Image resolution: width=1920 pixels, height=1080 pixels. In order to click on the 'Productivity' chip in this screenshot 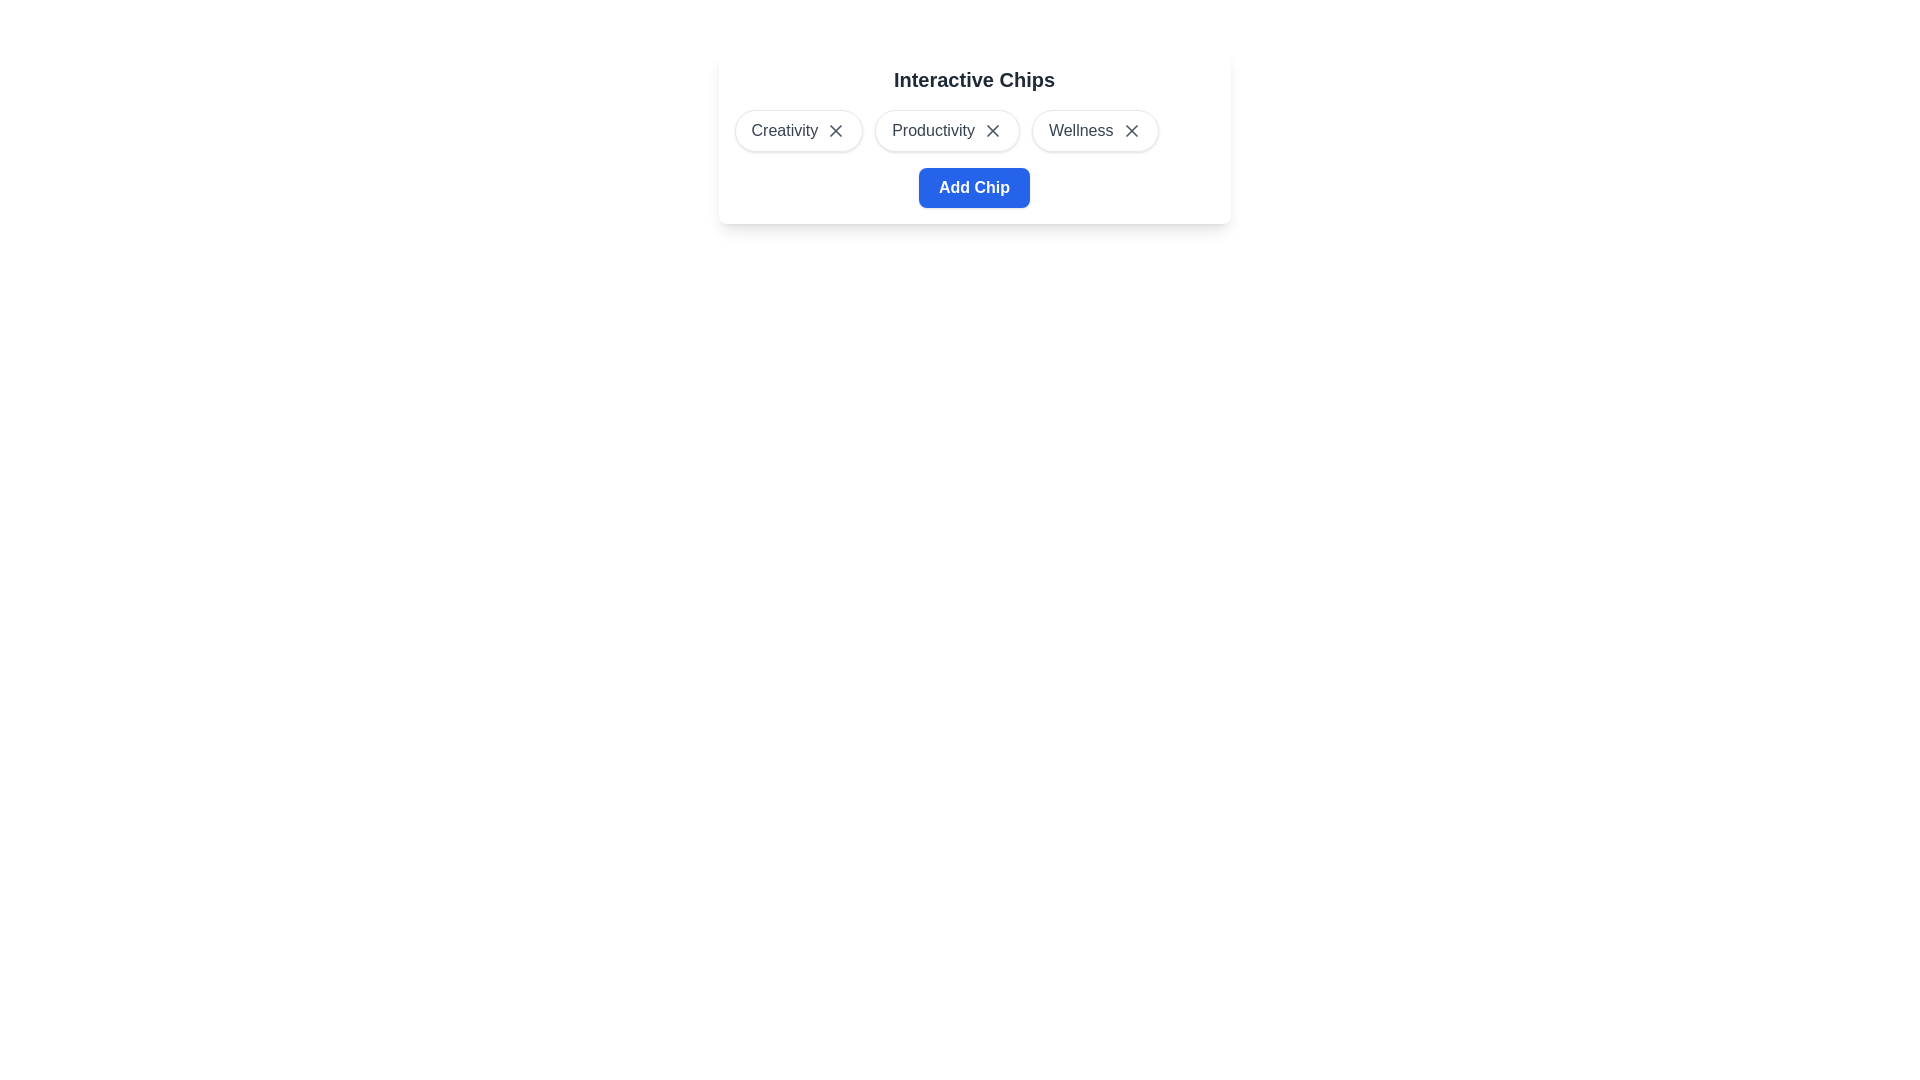, I will do `click(974, 136)`.